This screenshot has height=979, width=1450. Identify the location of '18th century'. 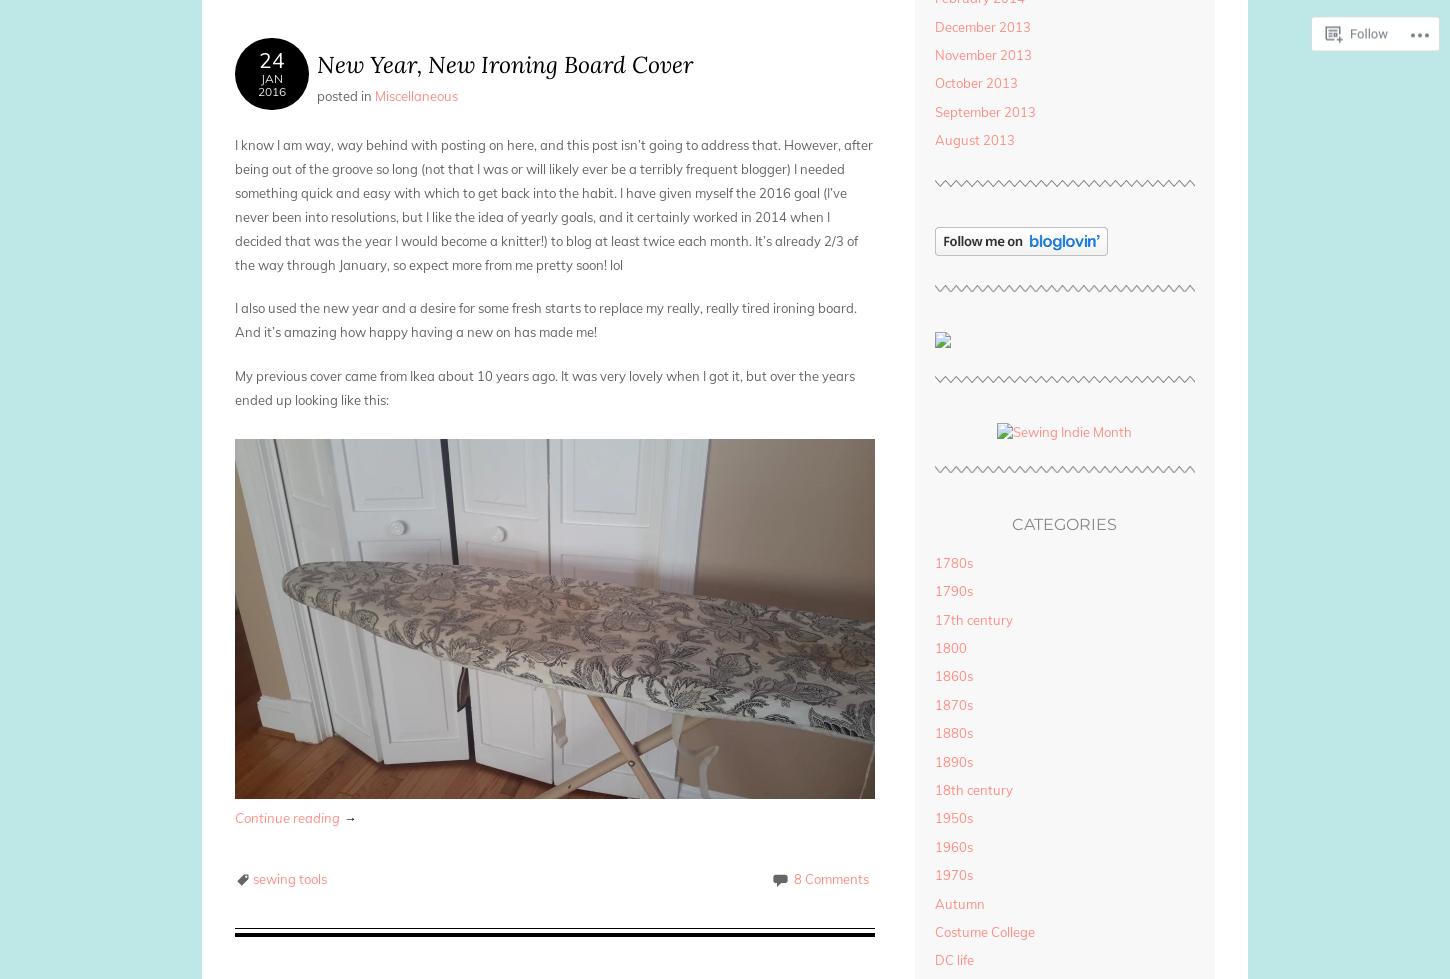
(972, 787).